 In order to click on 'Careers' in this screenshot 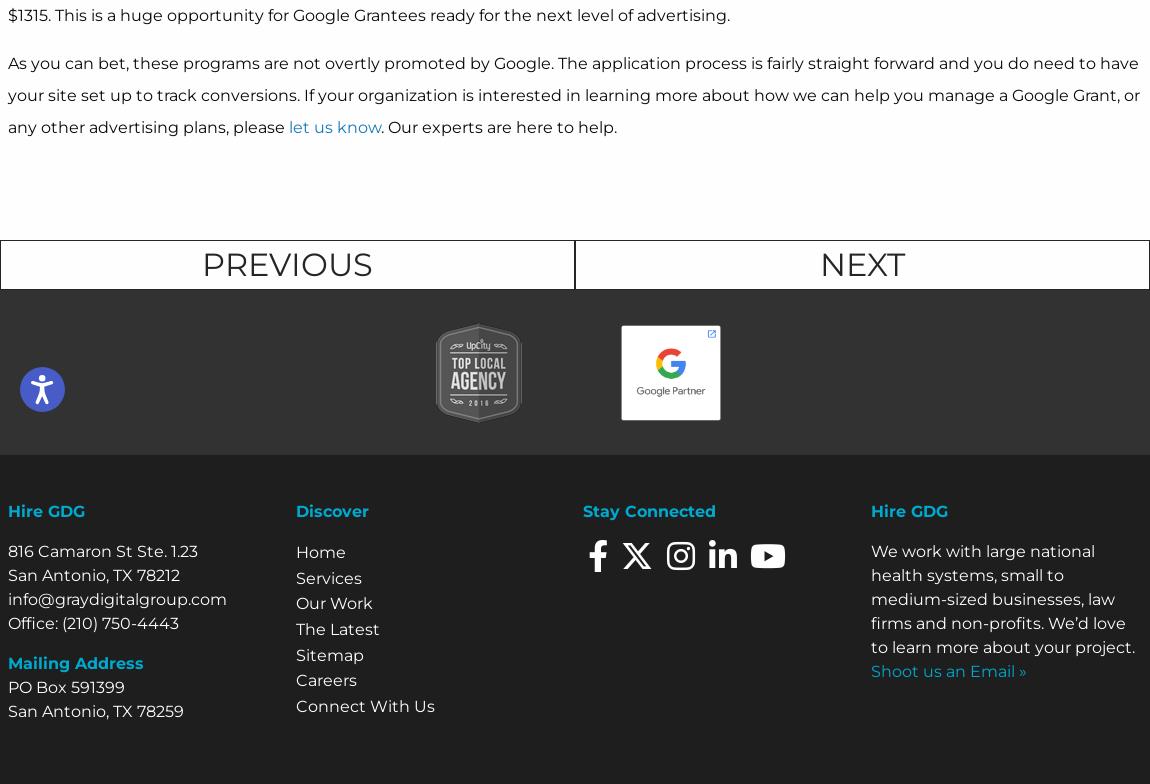, I will do `click(325, 680)`.